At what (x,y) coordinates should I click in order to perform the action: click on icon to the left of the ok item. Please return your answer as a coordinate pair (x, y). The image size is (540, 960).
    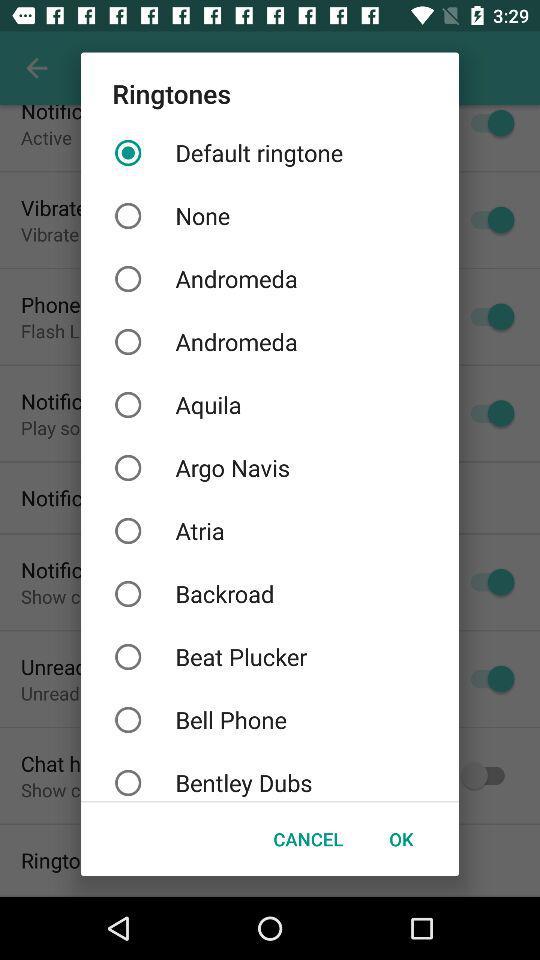
    Looking at the image, I should click on (308, 839).